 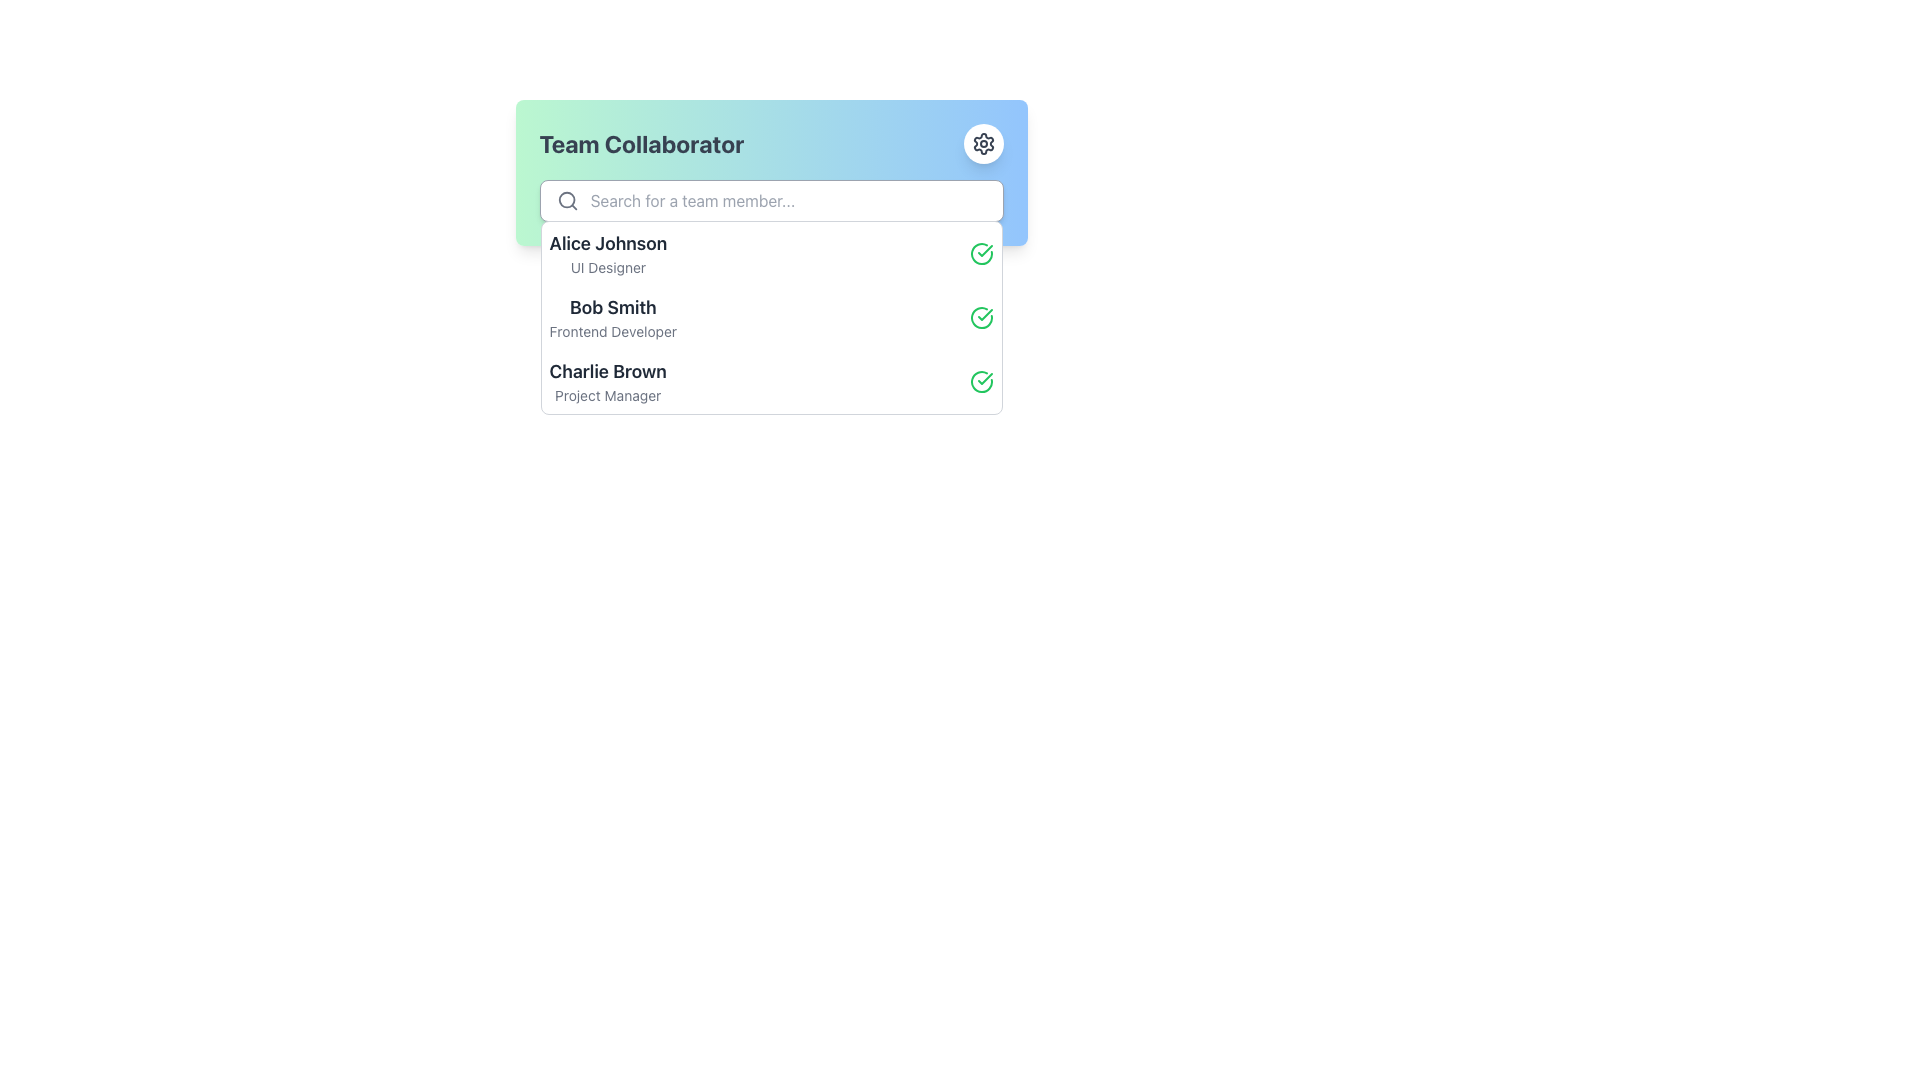 What do you see at coordinates (770, 200) in the screenshot?
I see `the text input field with a search icon displaying the placeholder 'Search for a team member...' in the 'Team Collaborator' panel` at bounding box center [770, 200].